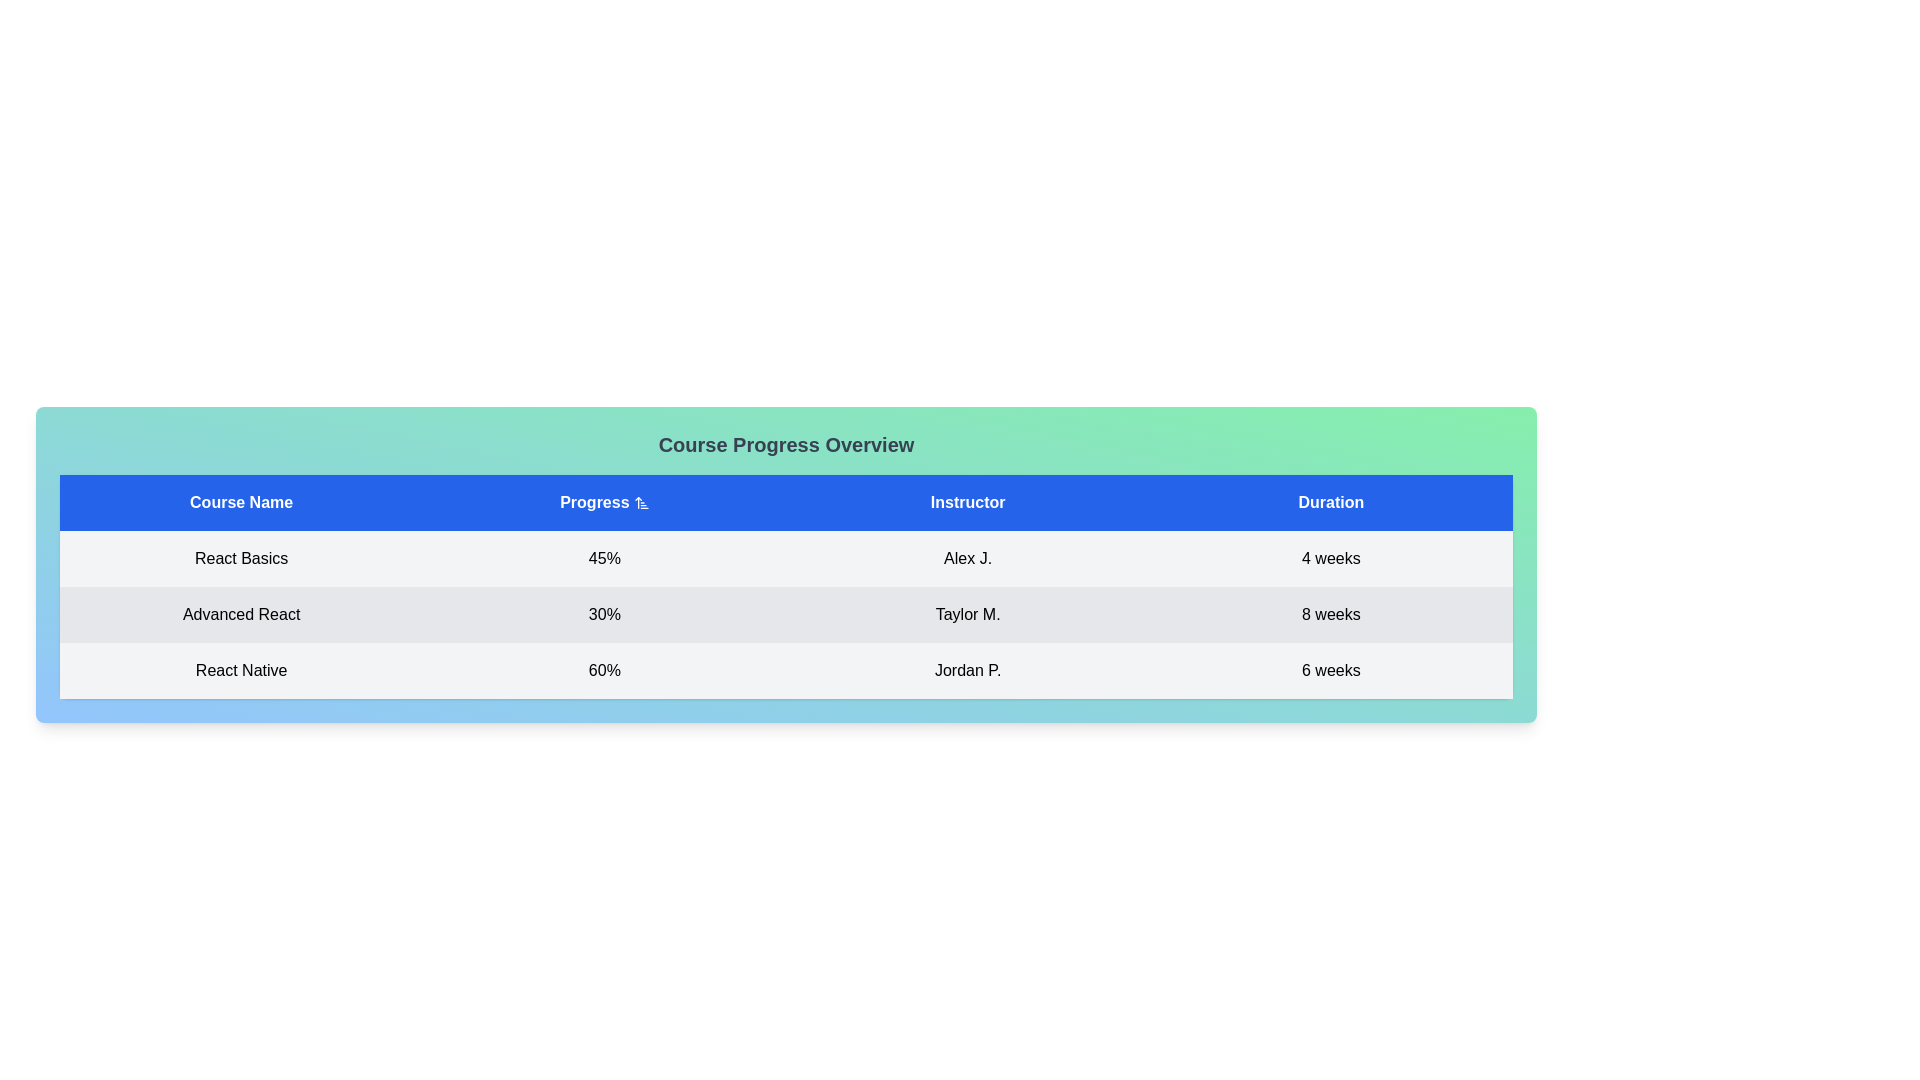 The image size is (1920, 1080). I want to click on the non-interactive text label displaying the instructor's name for the course 'React Basics', located in the third column of the first row of the course information table, so click(968, 559).